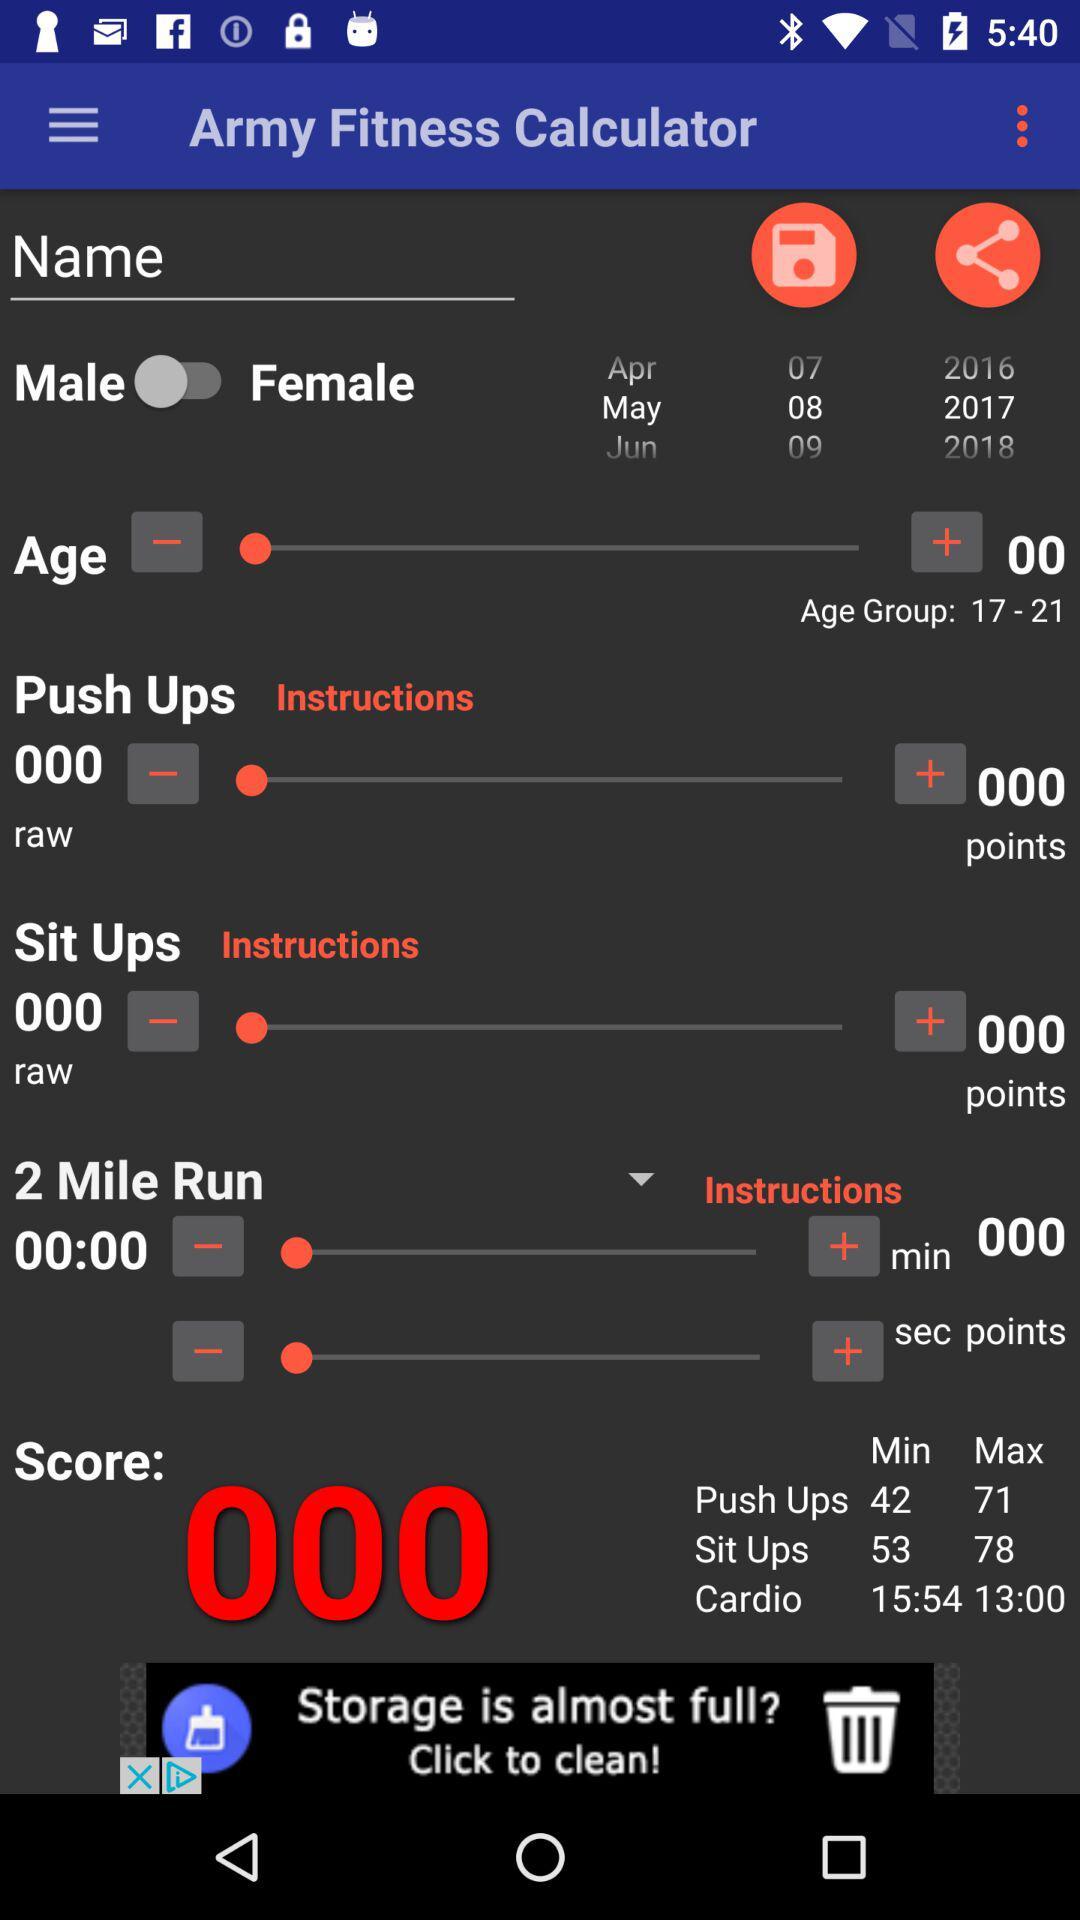  I want to click on subtract number, so click(165, 541).